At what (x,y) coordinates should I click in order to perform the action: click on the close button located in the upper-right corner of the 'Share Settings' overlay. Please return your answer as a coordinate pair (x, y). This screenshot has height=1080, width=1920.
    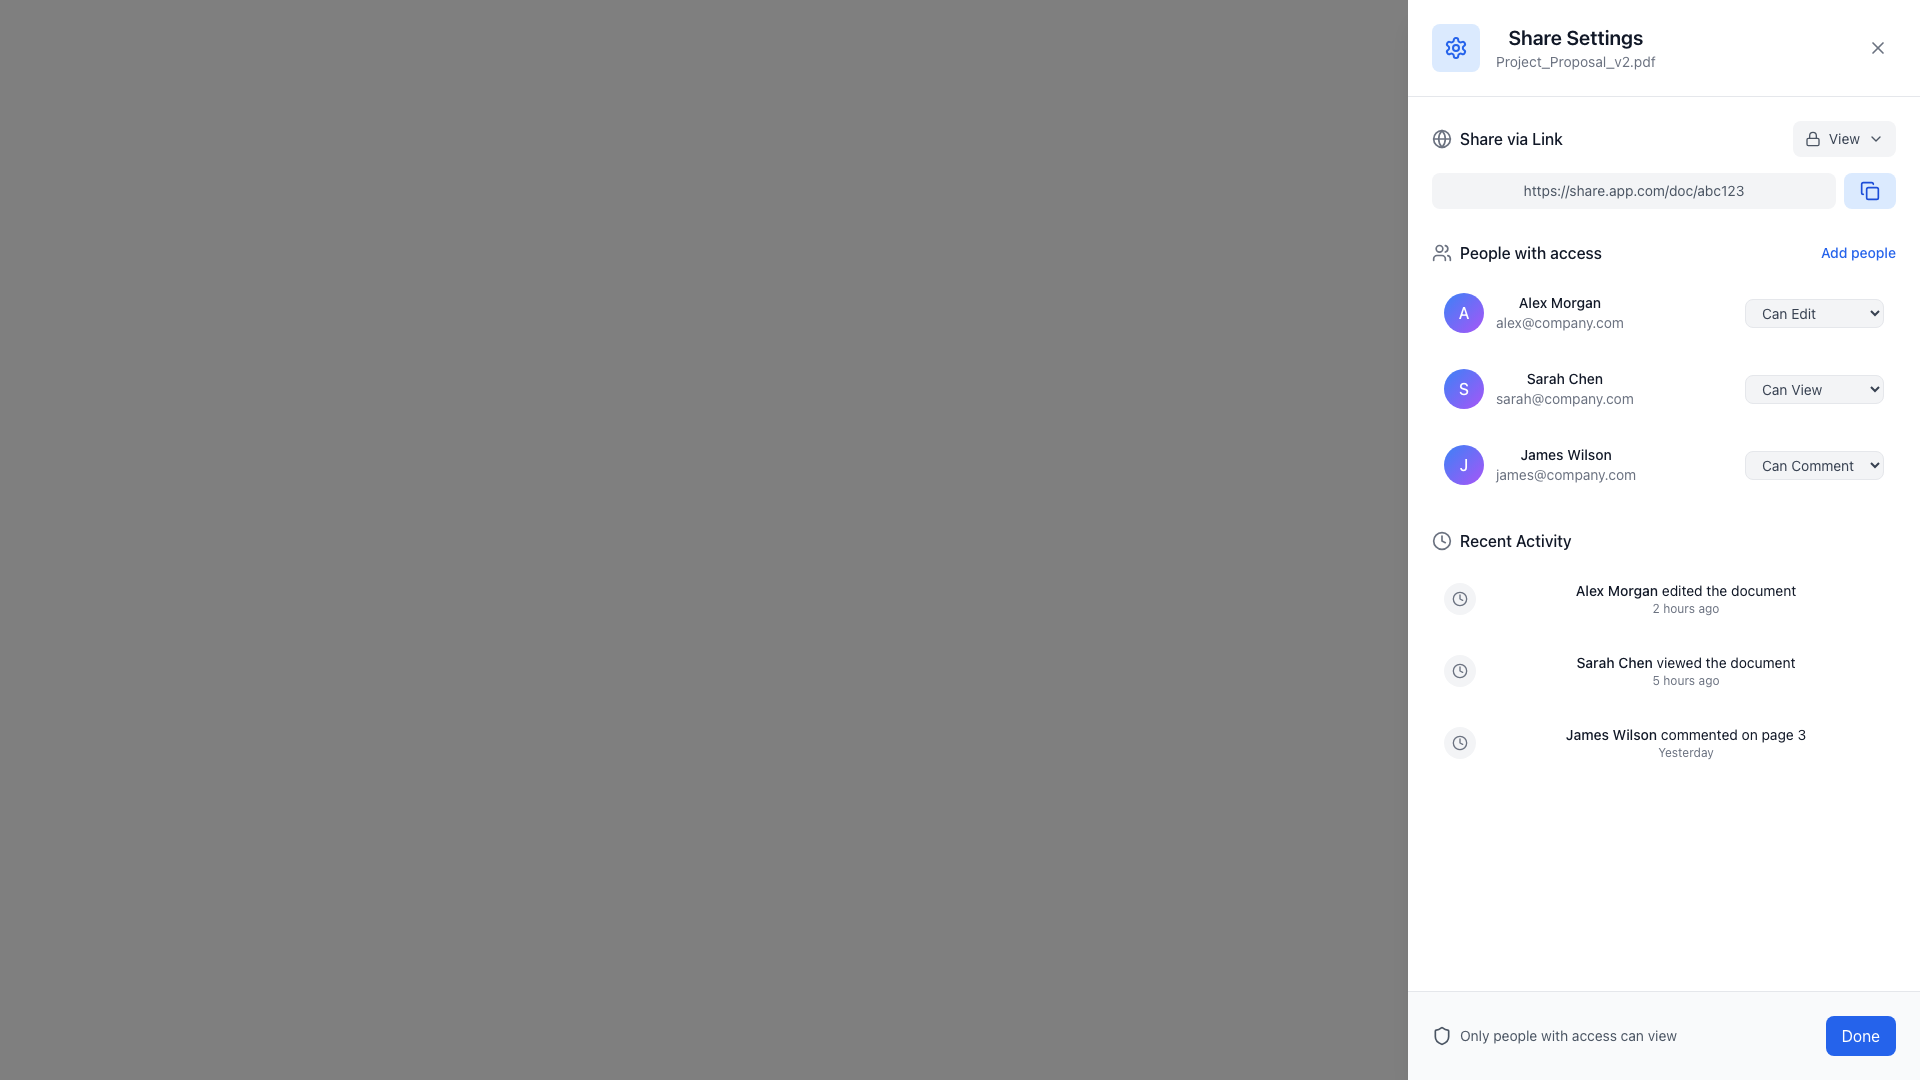
    Looking at the image, I should click on (1876, 46).